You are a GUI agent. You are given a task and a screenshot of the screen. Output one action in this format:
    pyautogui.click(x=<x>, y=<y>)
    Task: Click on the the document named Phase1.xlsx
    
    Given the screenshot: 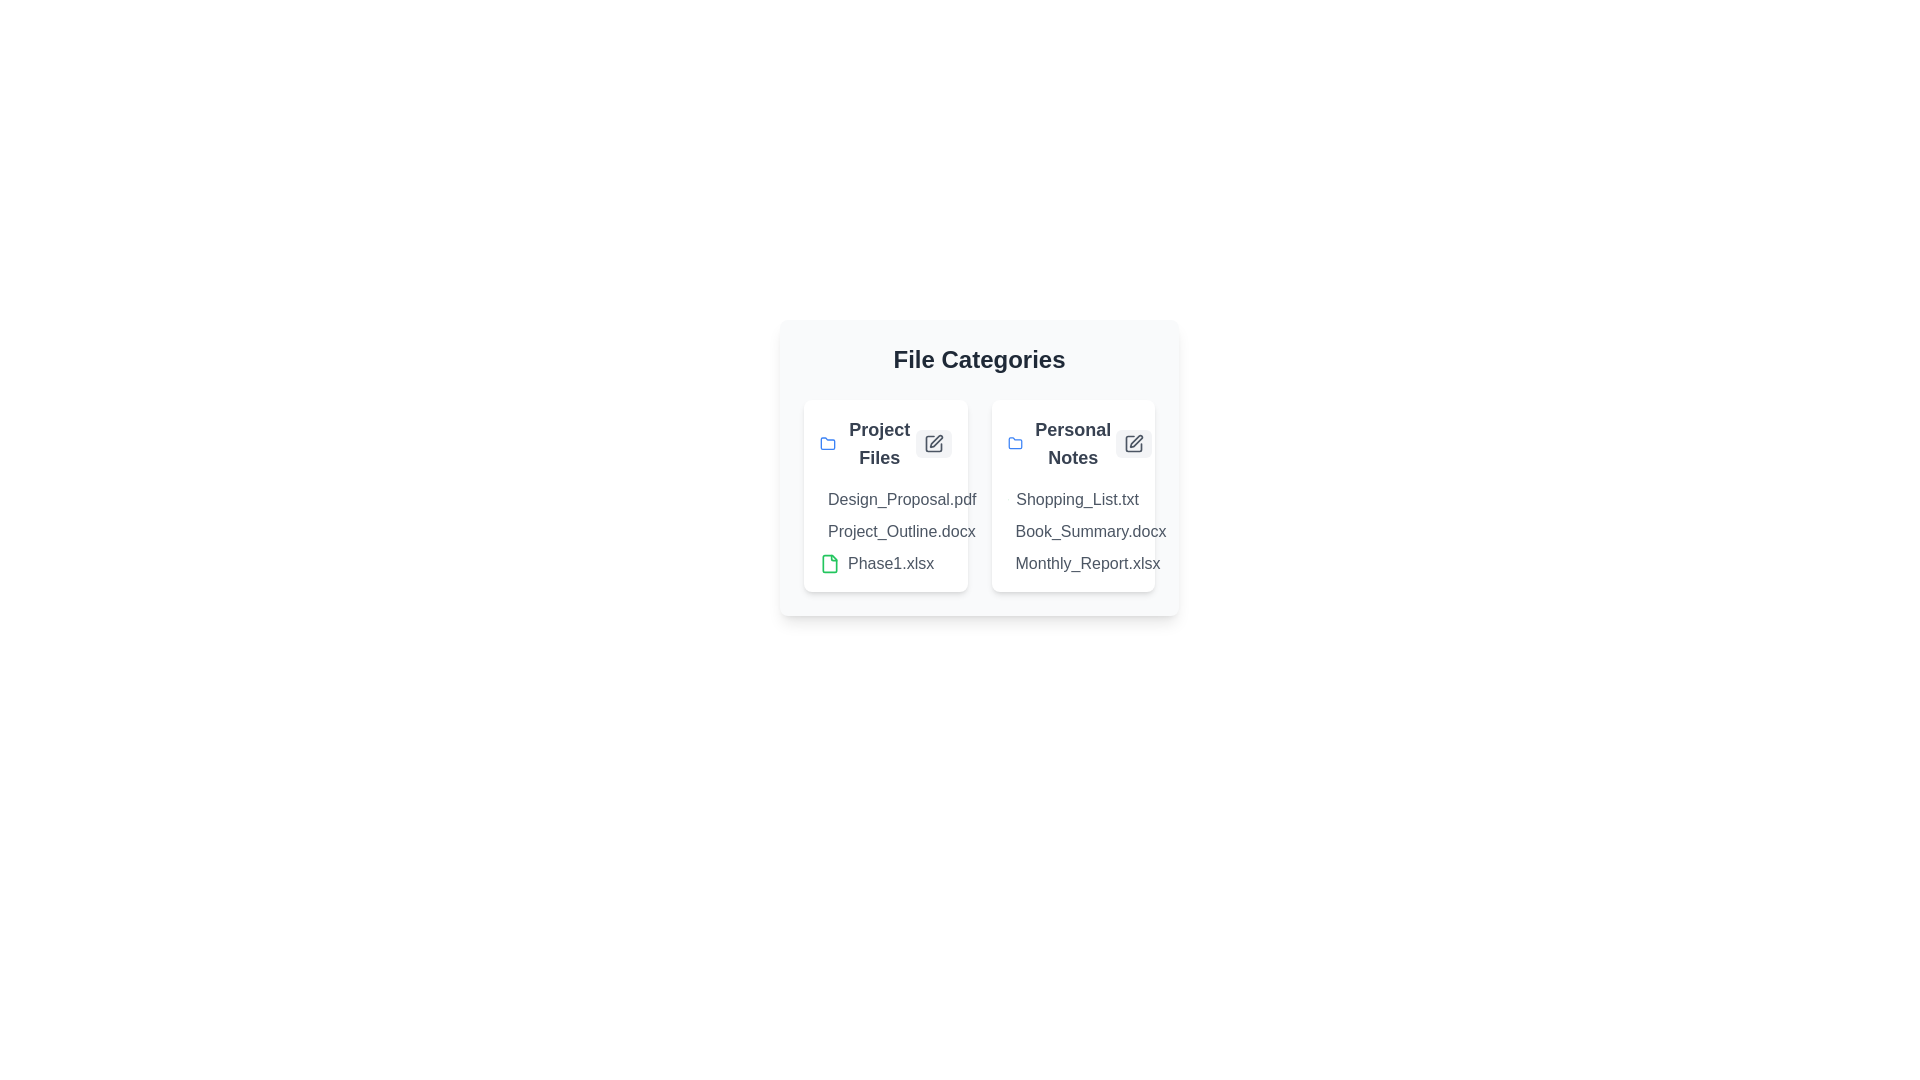 What is the action you would take?
    pyautogui.click(x=849, y=563)
    